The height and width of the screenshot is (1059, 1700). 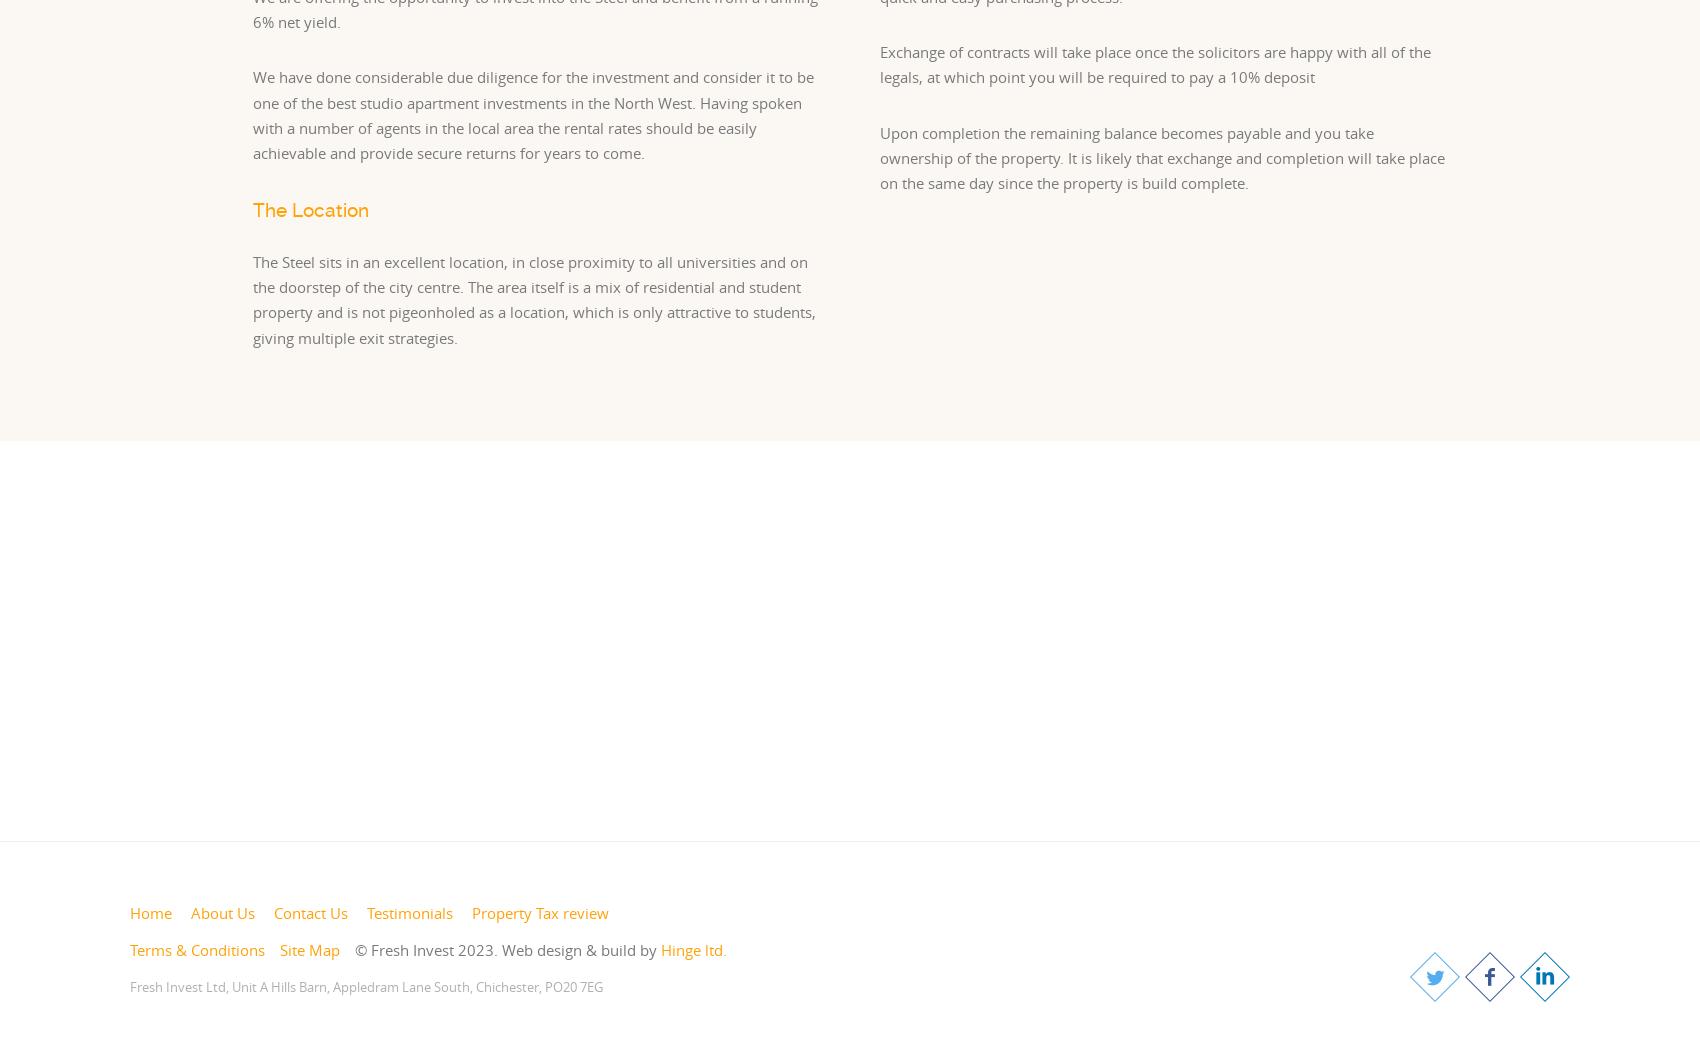 I want to click on 'Exchange of contracts will take place once the solicitors are happy with all of the legals, at which point you will be required to pay a 10% deposit', so click(x=1155, y=64).